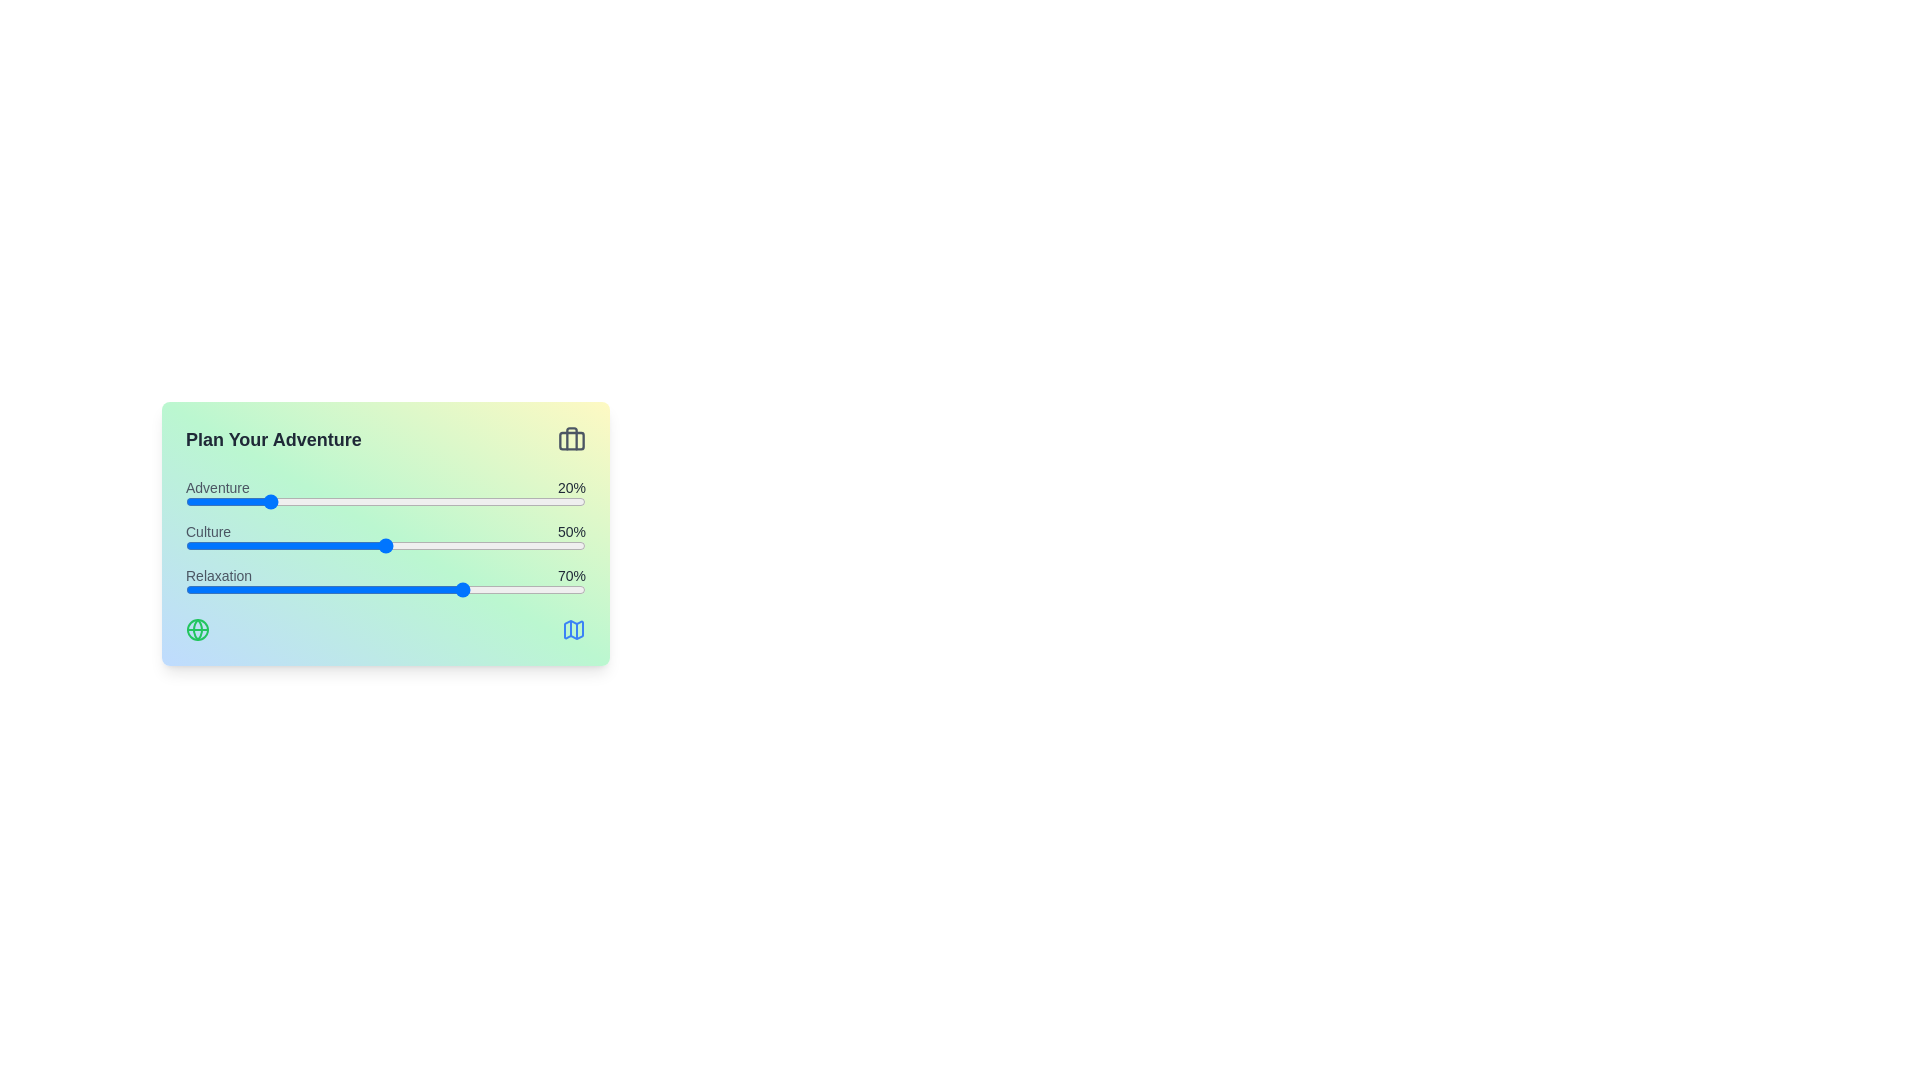  Describe the element at coordinates (309, 500) in the screenshot. I see `the 'Adventure' slider to 31%` at that location.